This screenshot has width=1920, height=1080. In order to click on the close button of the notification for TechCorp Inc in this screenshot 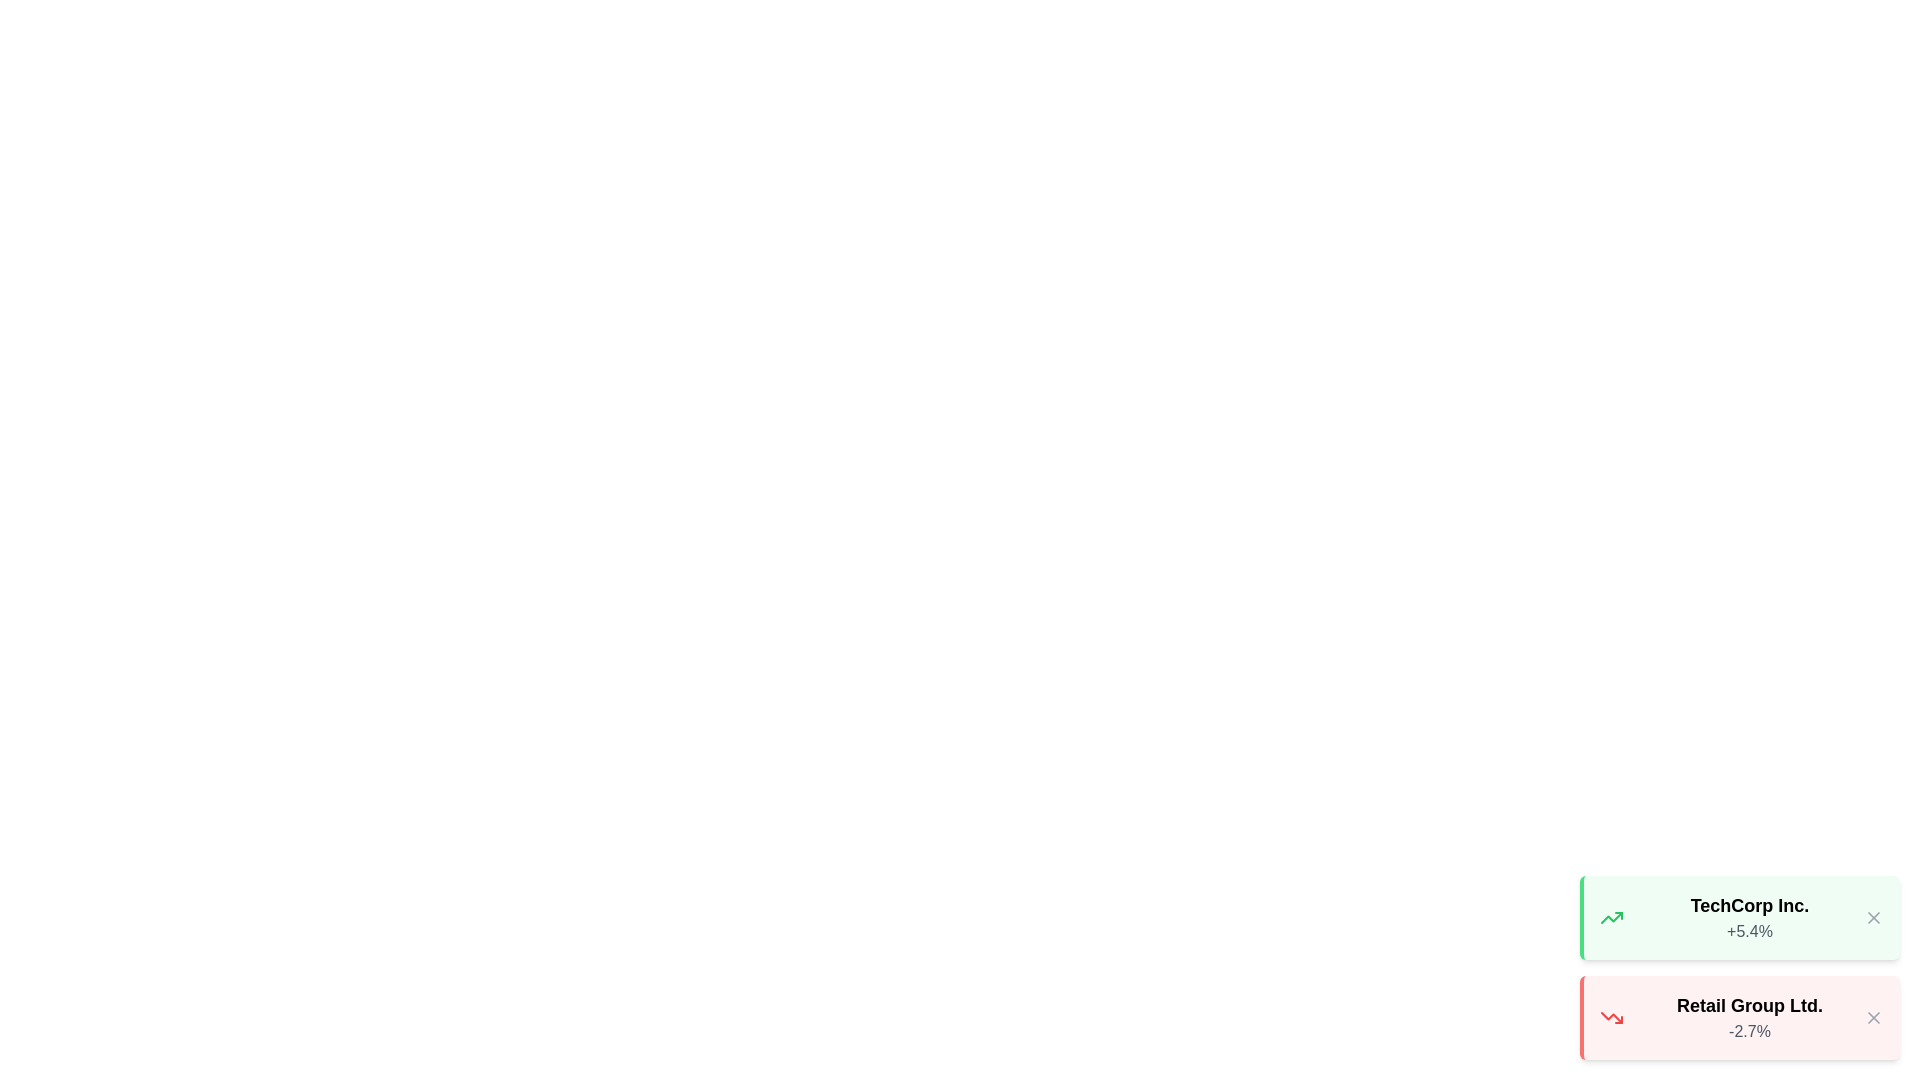, I will do `click(1872, 918)`.